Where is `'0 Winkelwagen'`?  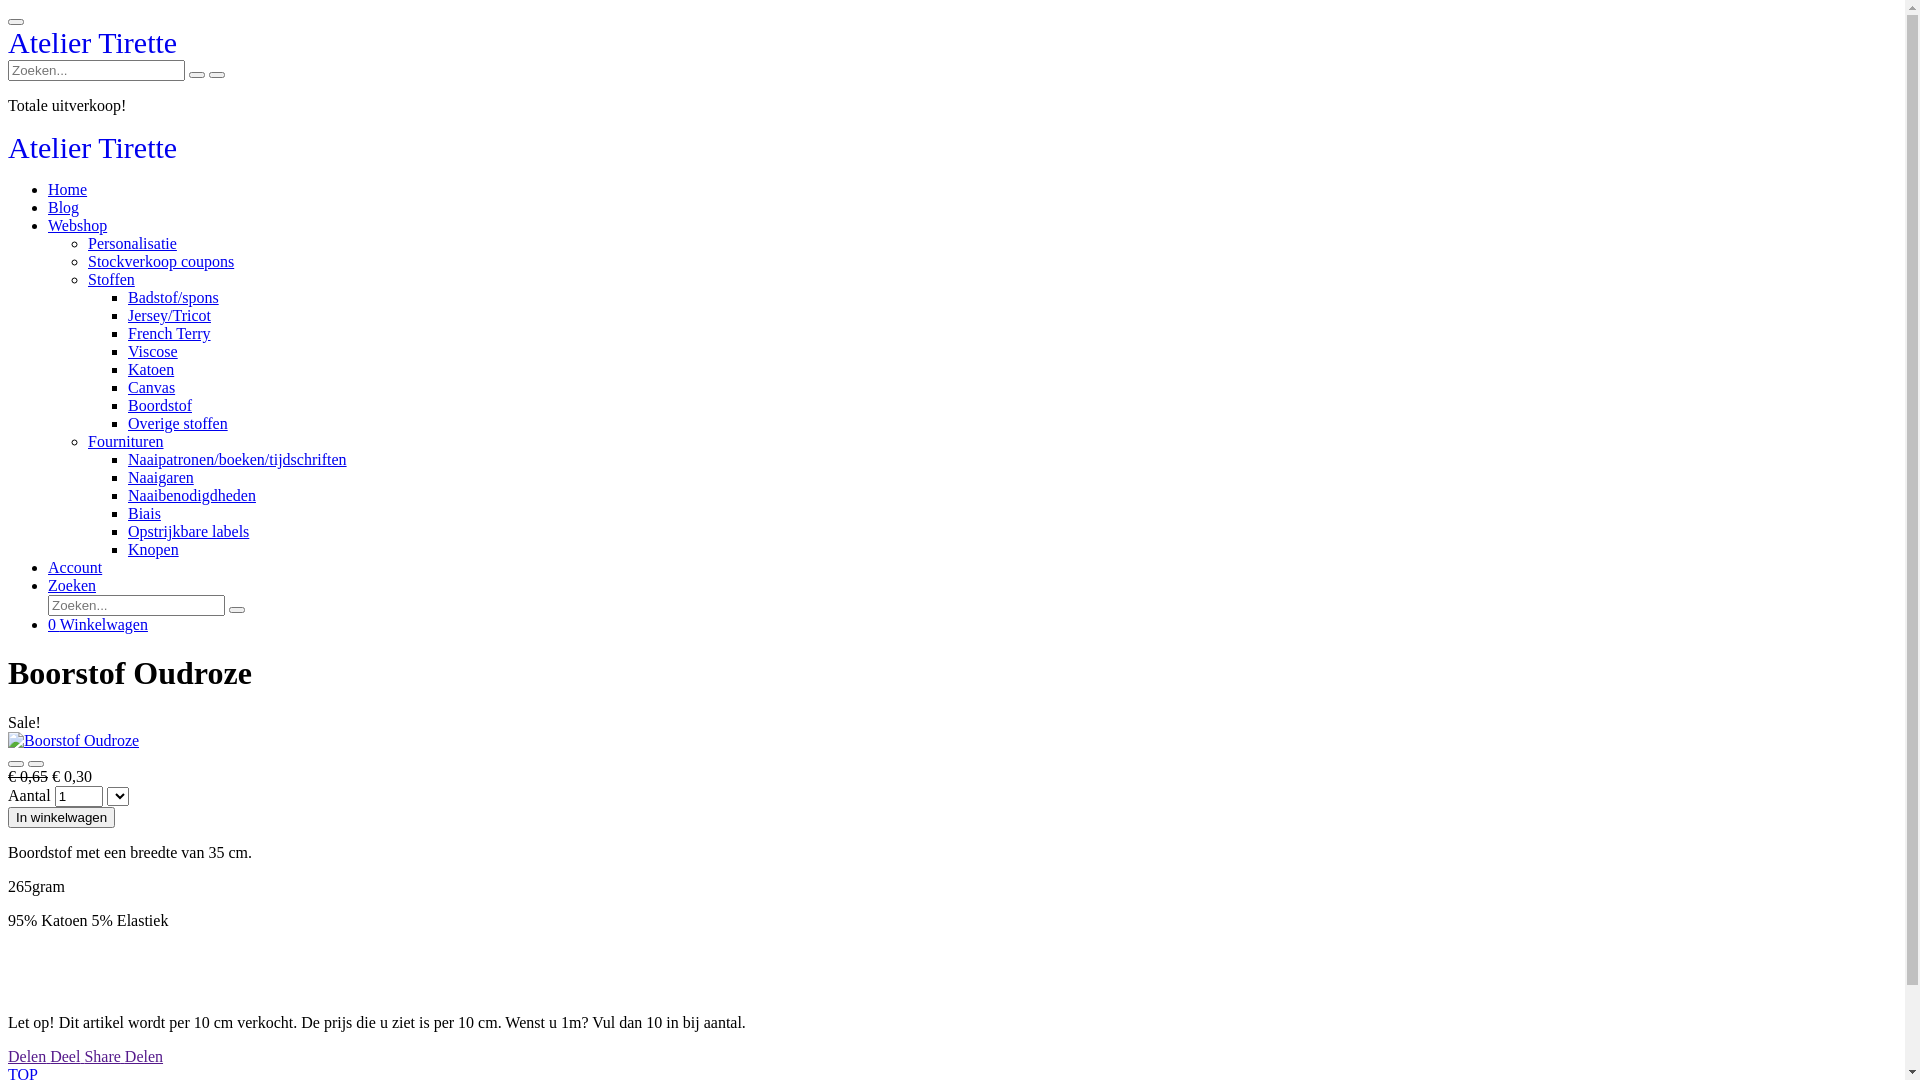
'0 Winkelwagen' is located at coordinates (96, 623).